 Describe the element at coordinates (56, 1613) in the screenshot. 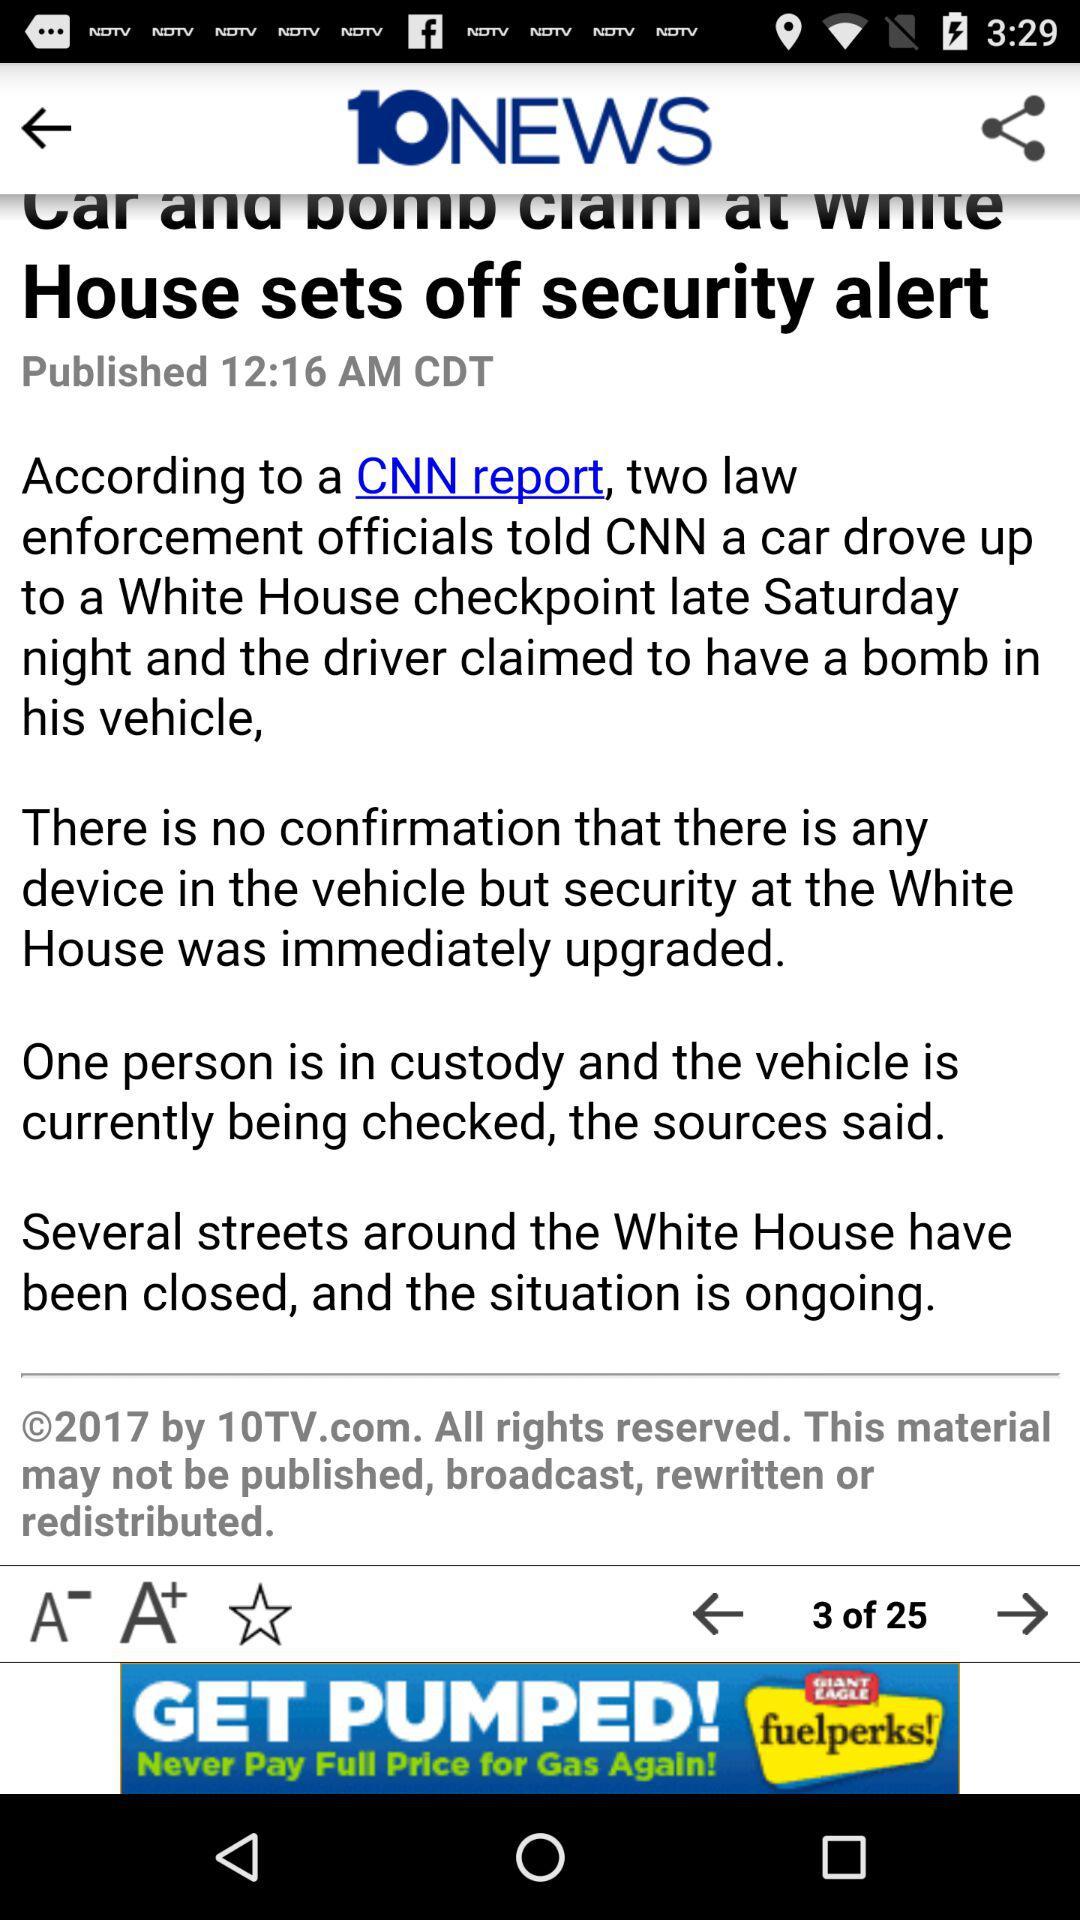

I see `make font size smaller` at that location.